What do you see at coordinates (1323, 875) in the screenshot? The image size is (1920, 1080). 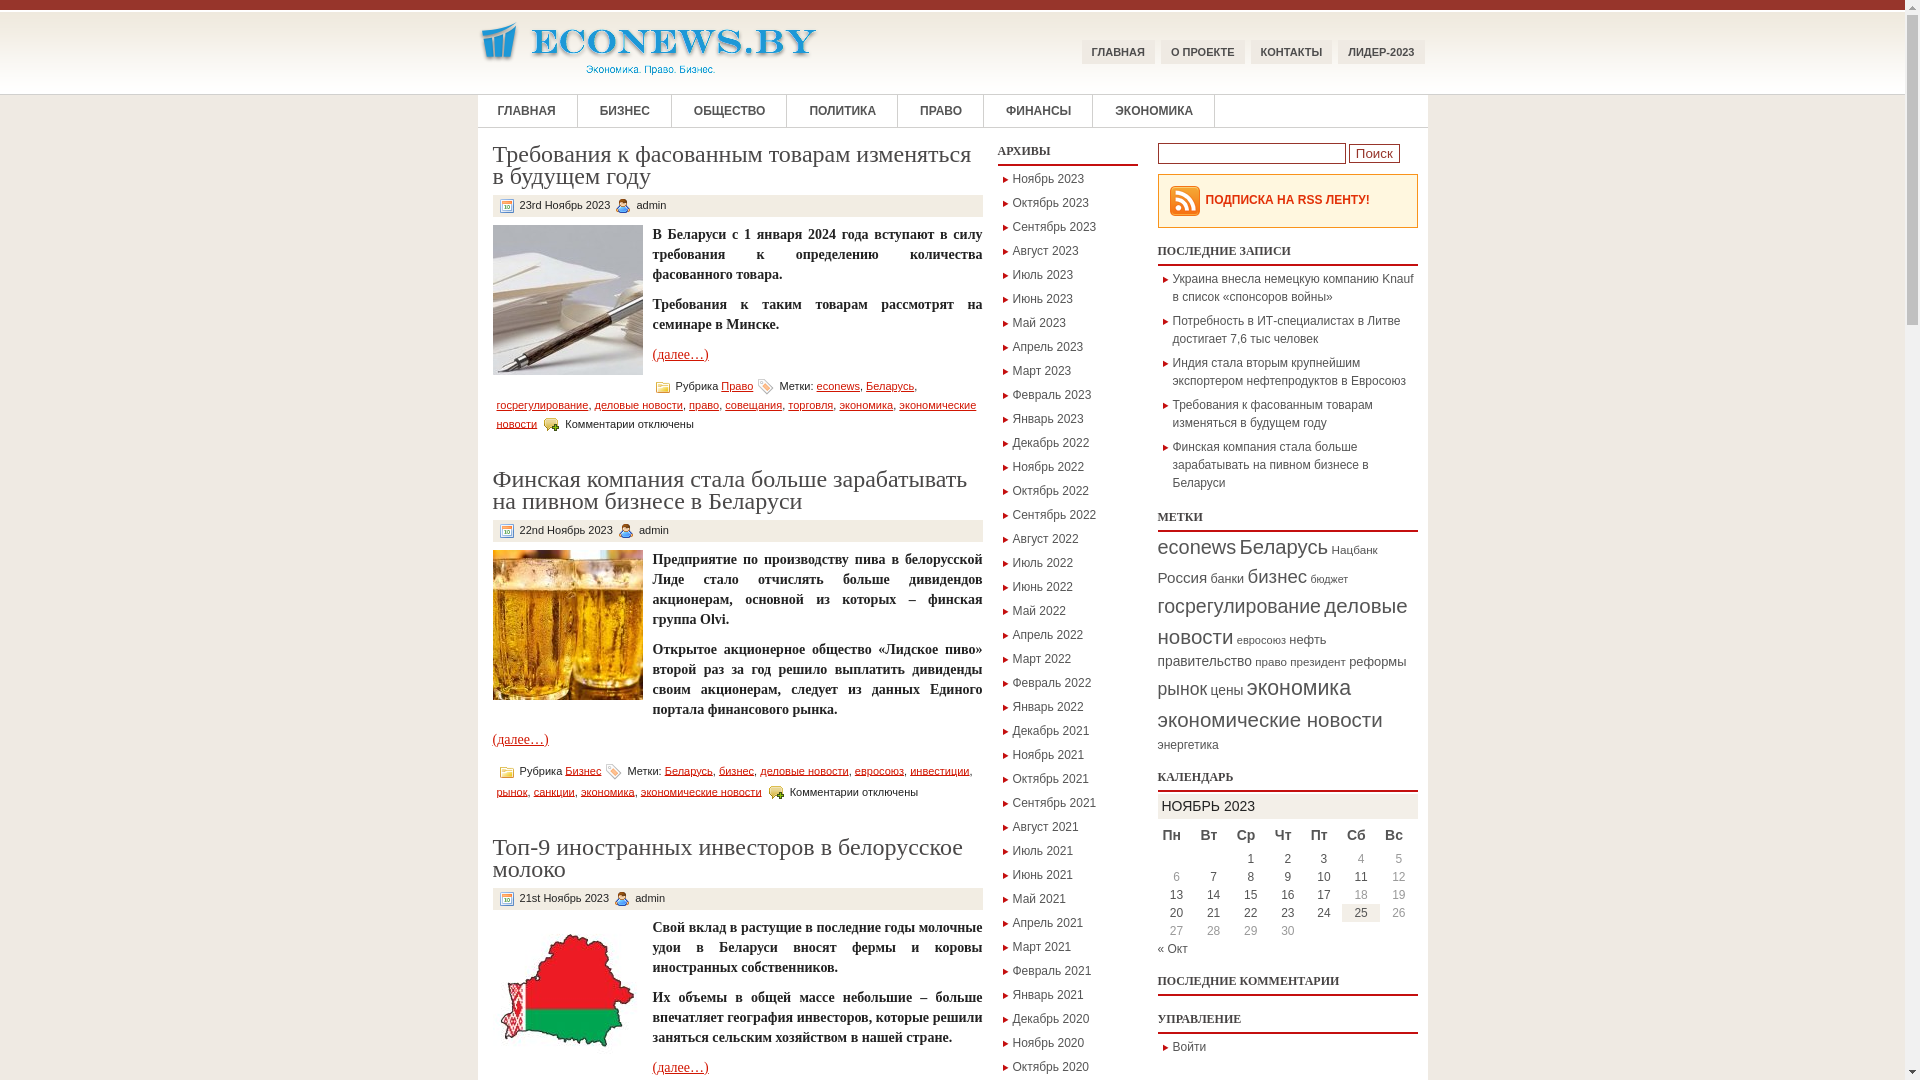 I see `'10'` at bounding box center [1323, 875].